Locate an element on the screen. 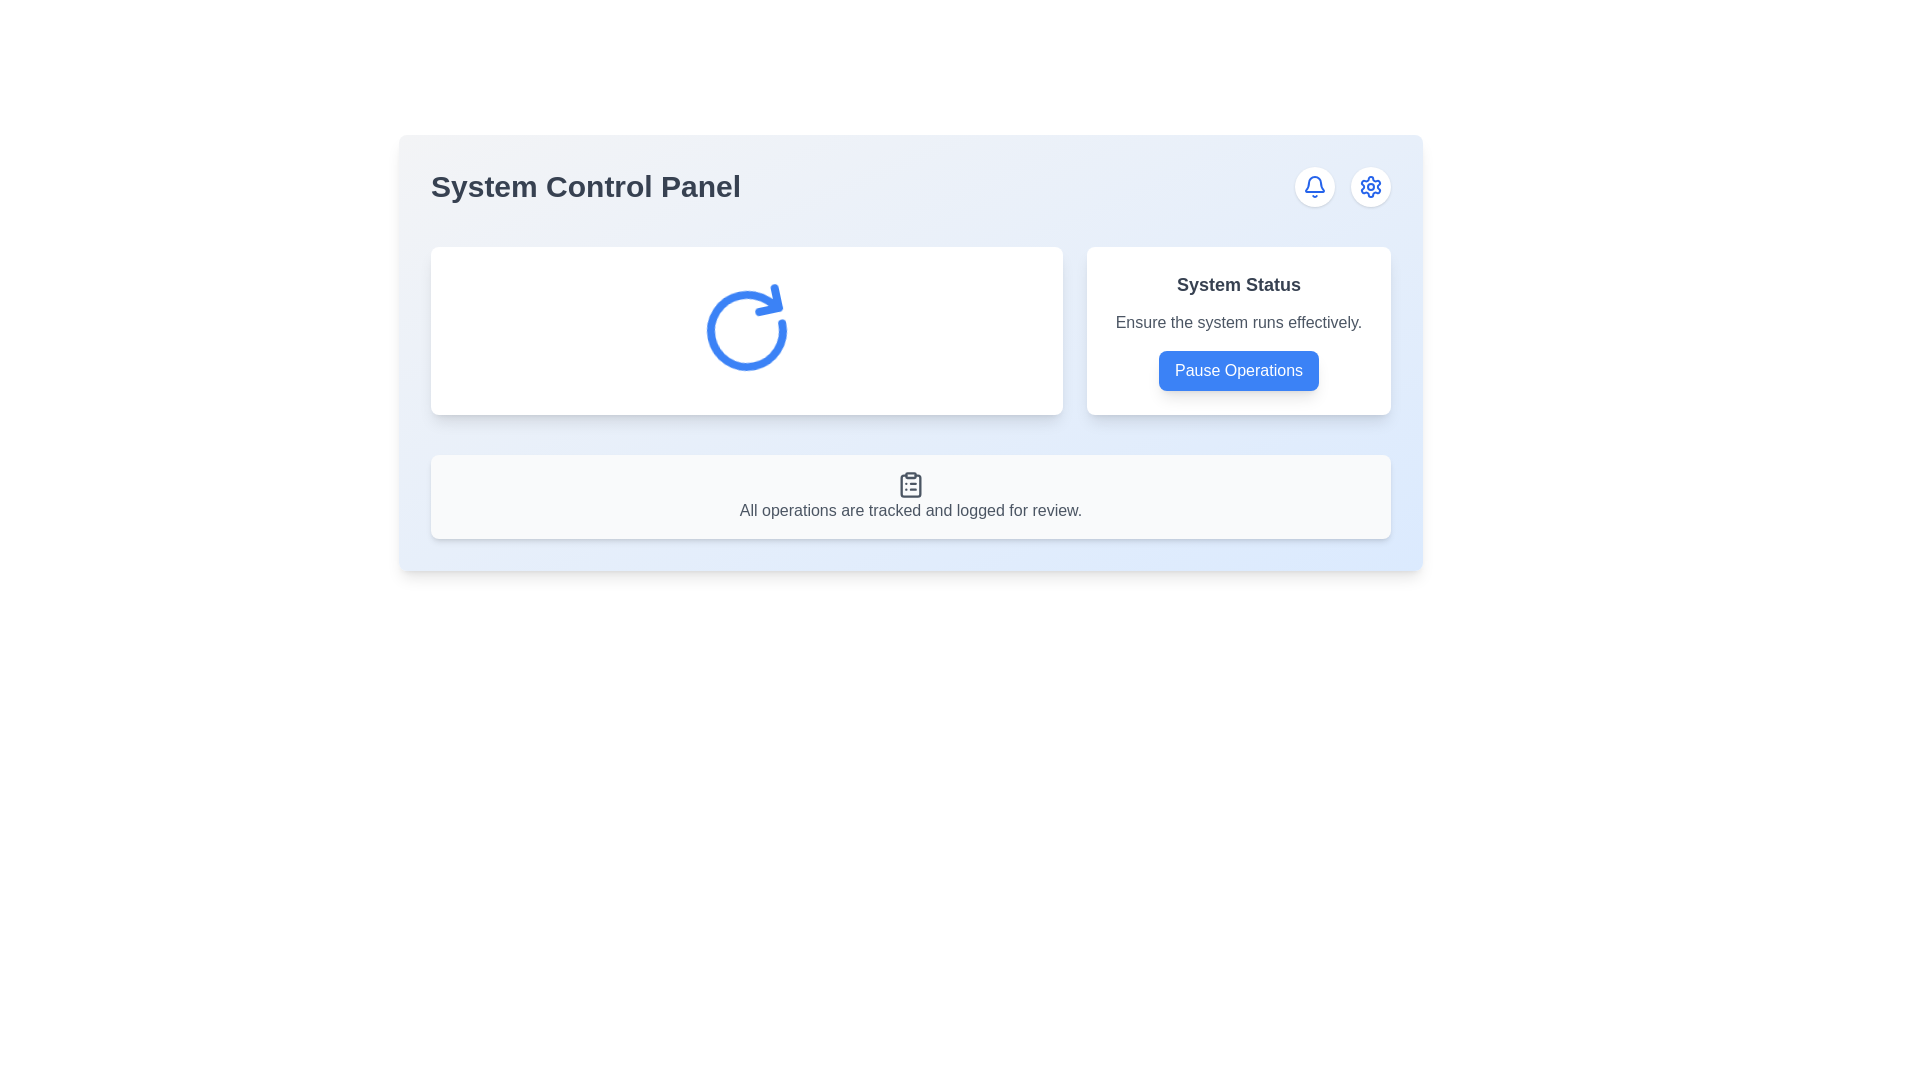 This screenshot has height=1080, width=1920. the 'Pause' button located in the bottom-right area of the 'System Status' card, below the text 'Ensure the system runs effectively.' is located at coordinates (1237, 370).